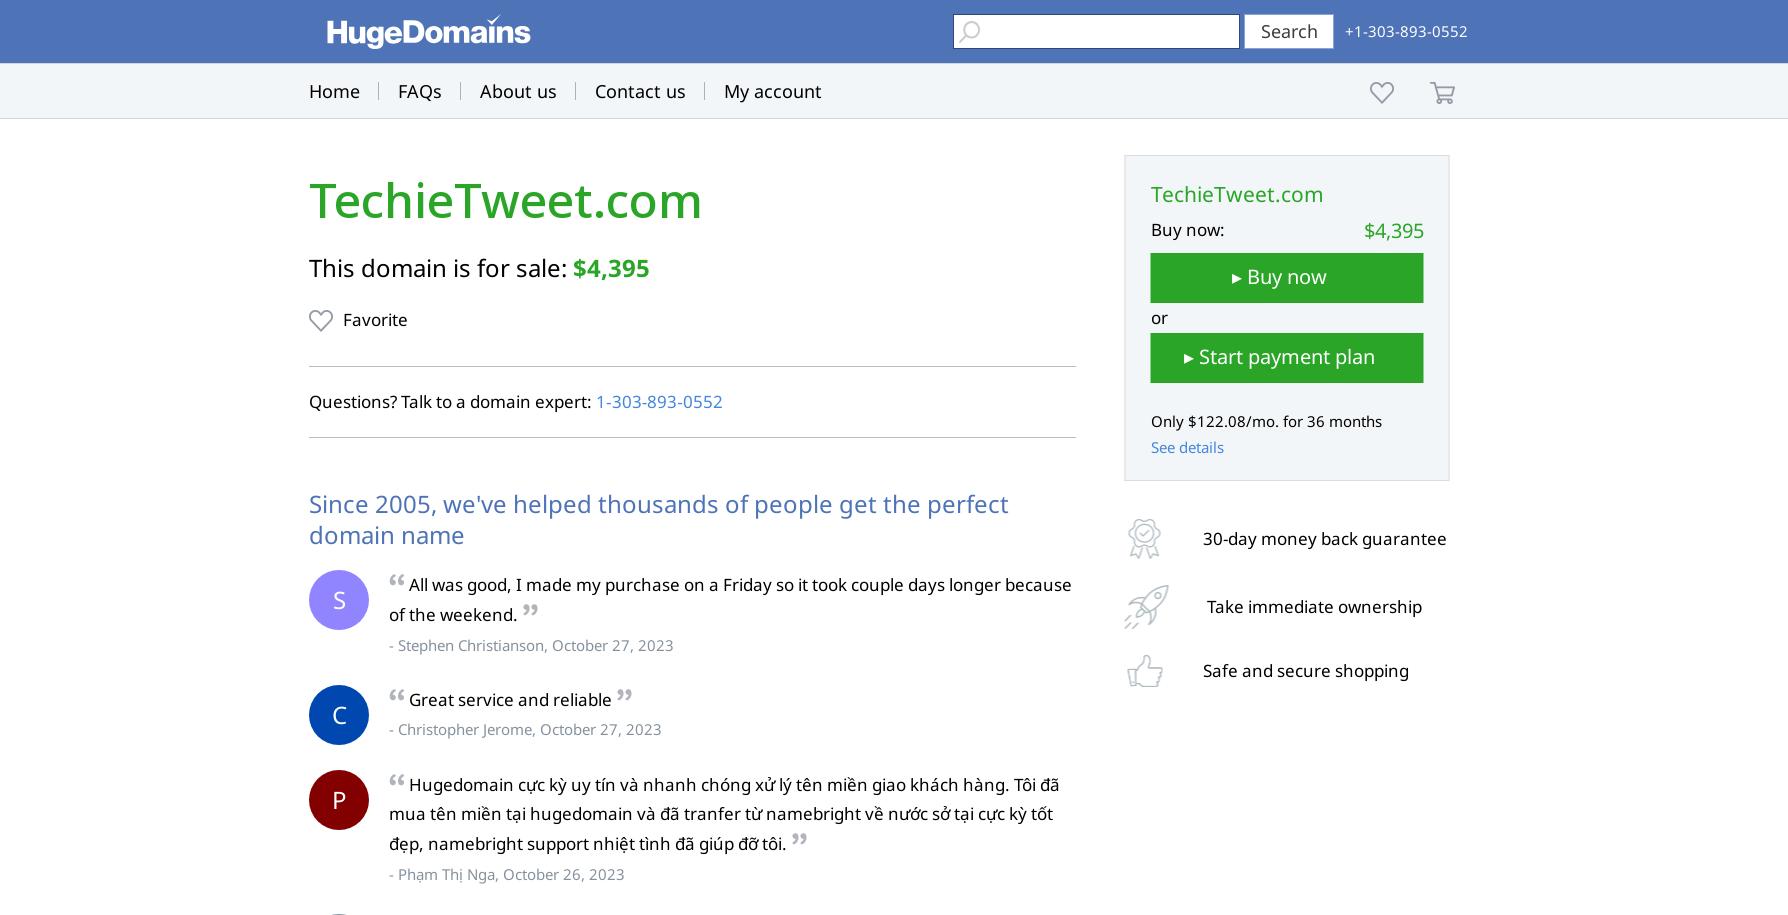 This screenshot has height=915, width=1788. What do you see at coordinates (337, 797) in the screenshot?
I see `'P'` at bounding box center [337, 797].